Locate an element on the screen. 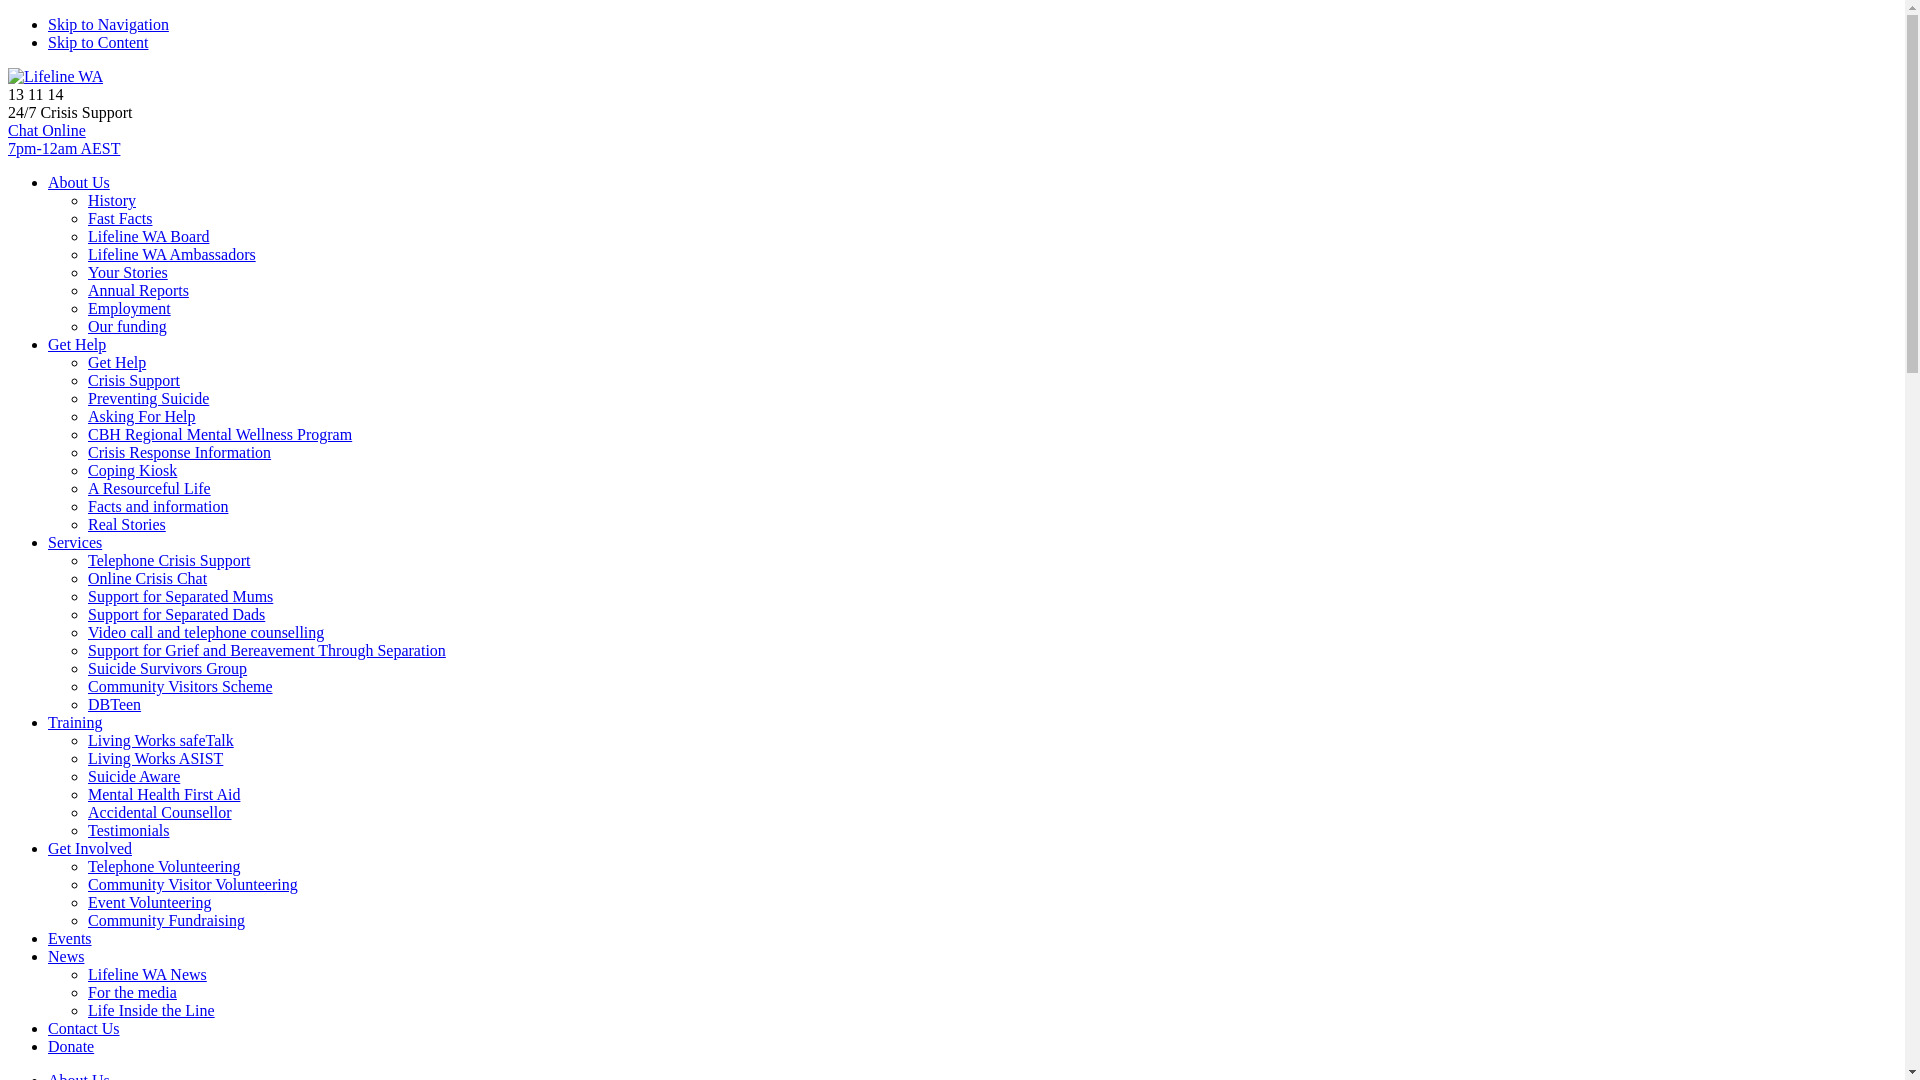 The height and width of the screenshot is (1080, 1920). 'Real Stories' is located at coordinates (125, 523).